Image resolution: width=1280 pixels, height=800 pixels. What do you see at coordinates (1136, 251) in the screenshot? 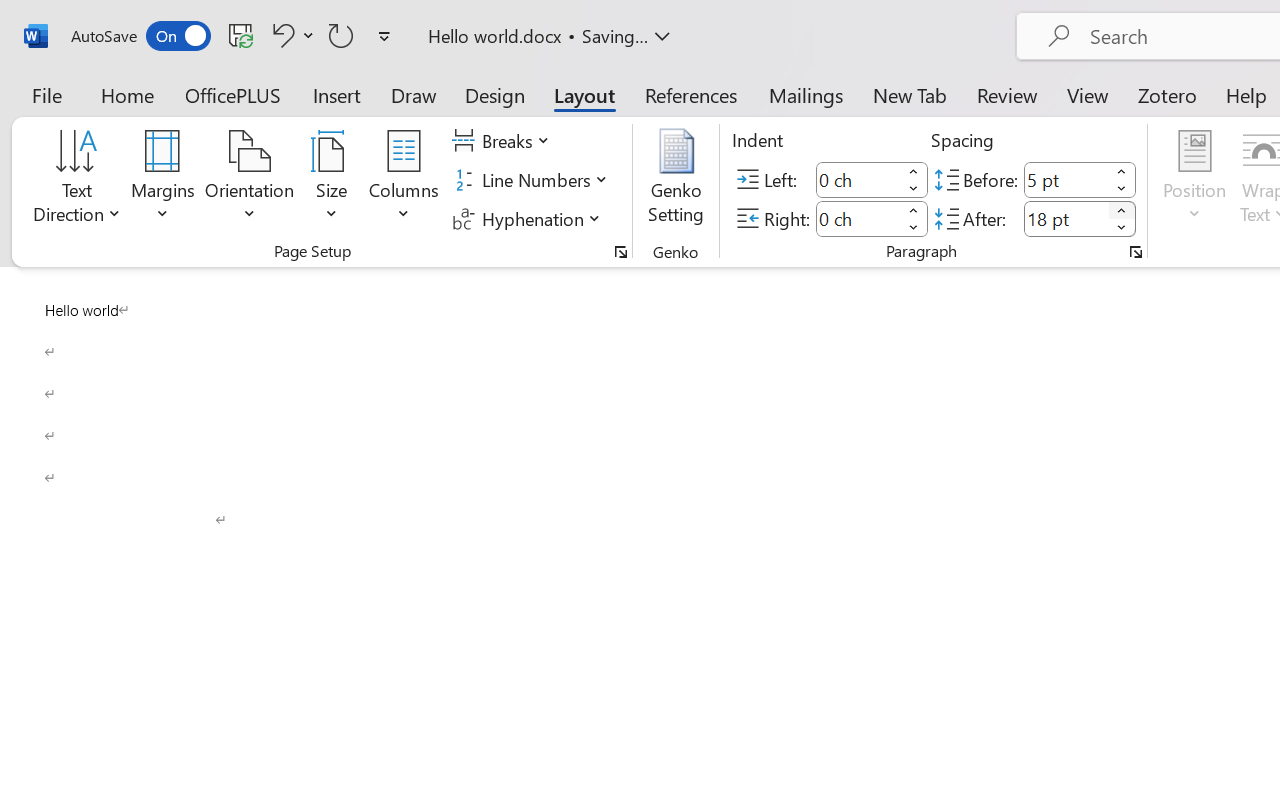
I see `'Paragraph...'` at bounding box center [1136, 251].